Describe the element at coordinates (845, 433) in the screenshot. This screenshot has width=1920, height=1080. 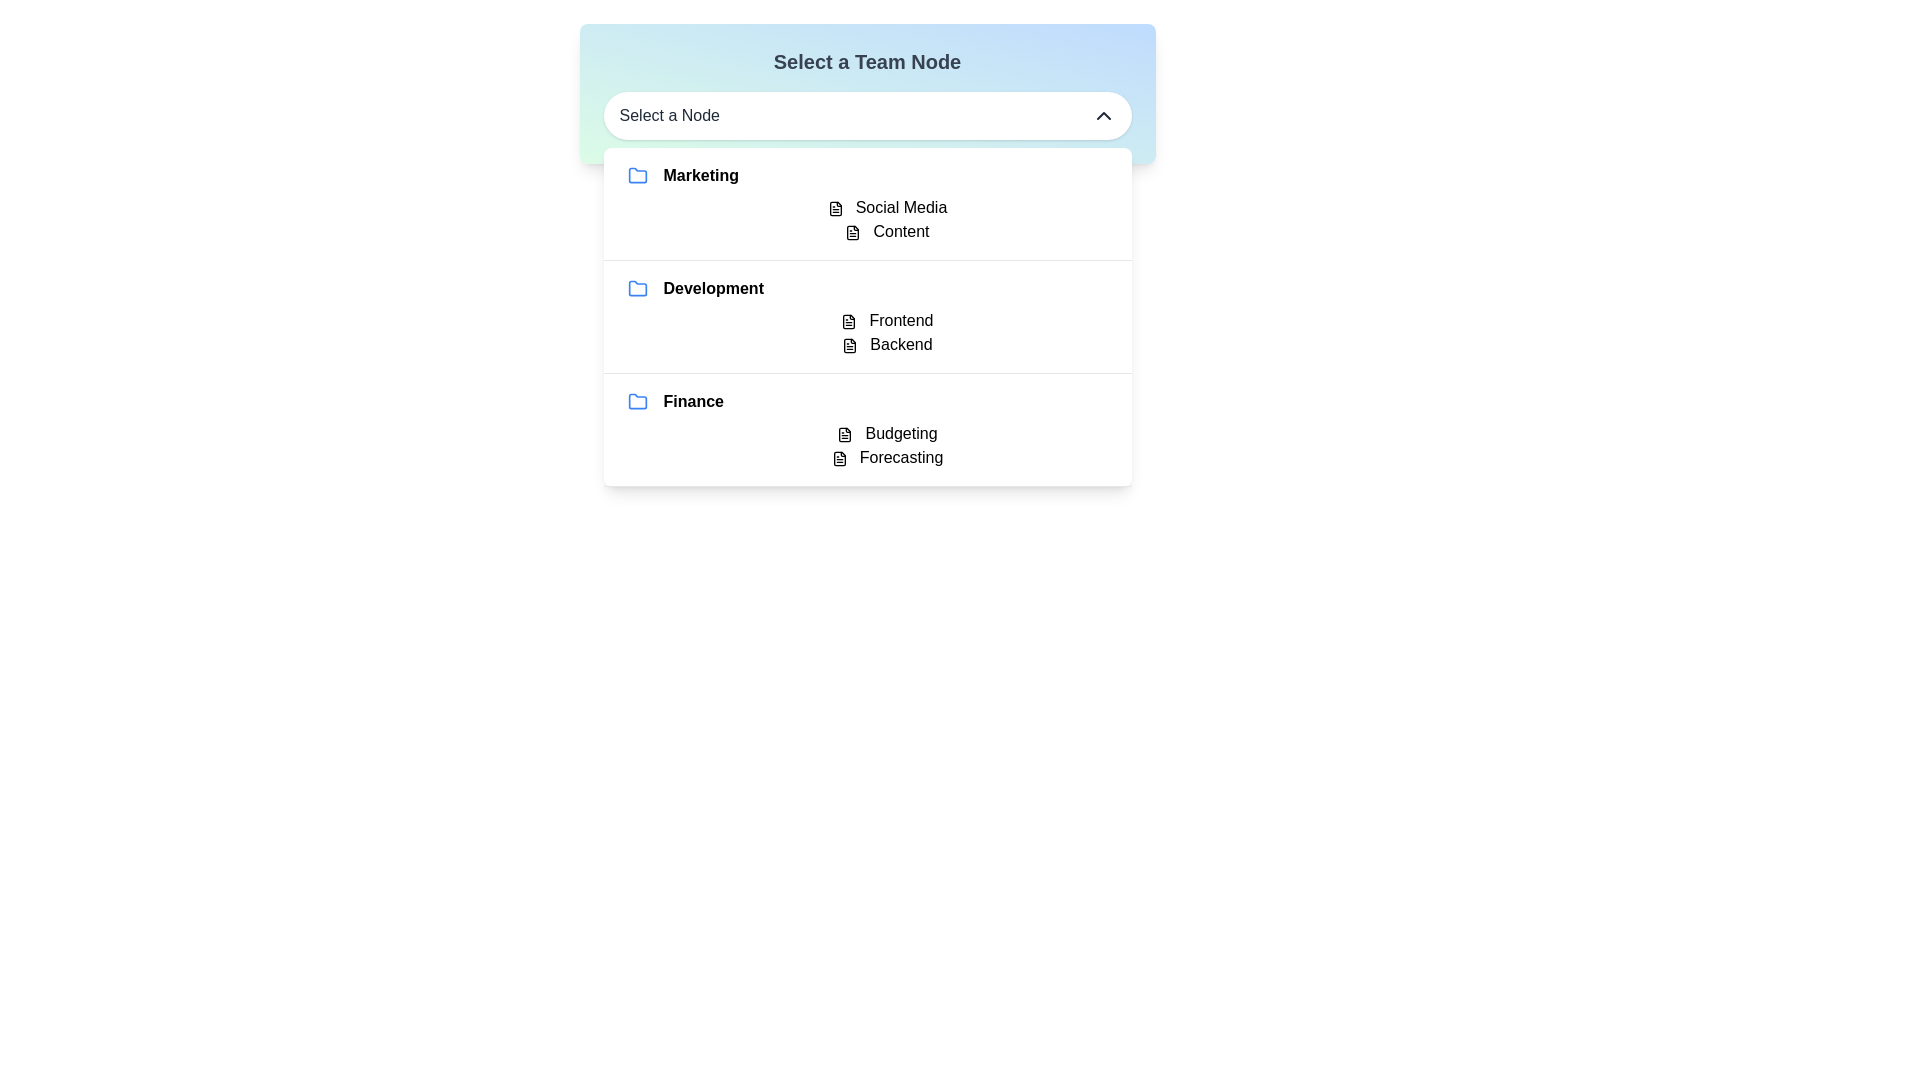
I see `the document icon located in the Finance section, directly to the left of the Budgeting label` at that location.